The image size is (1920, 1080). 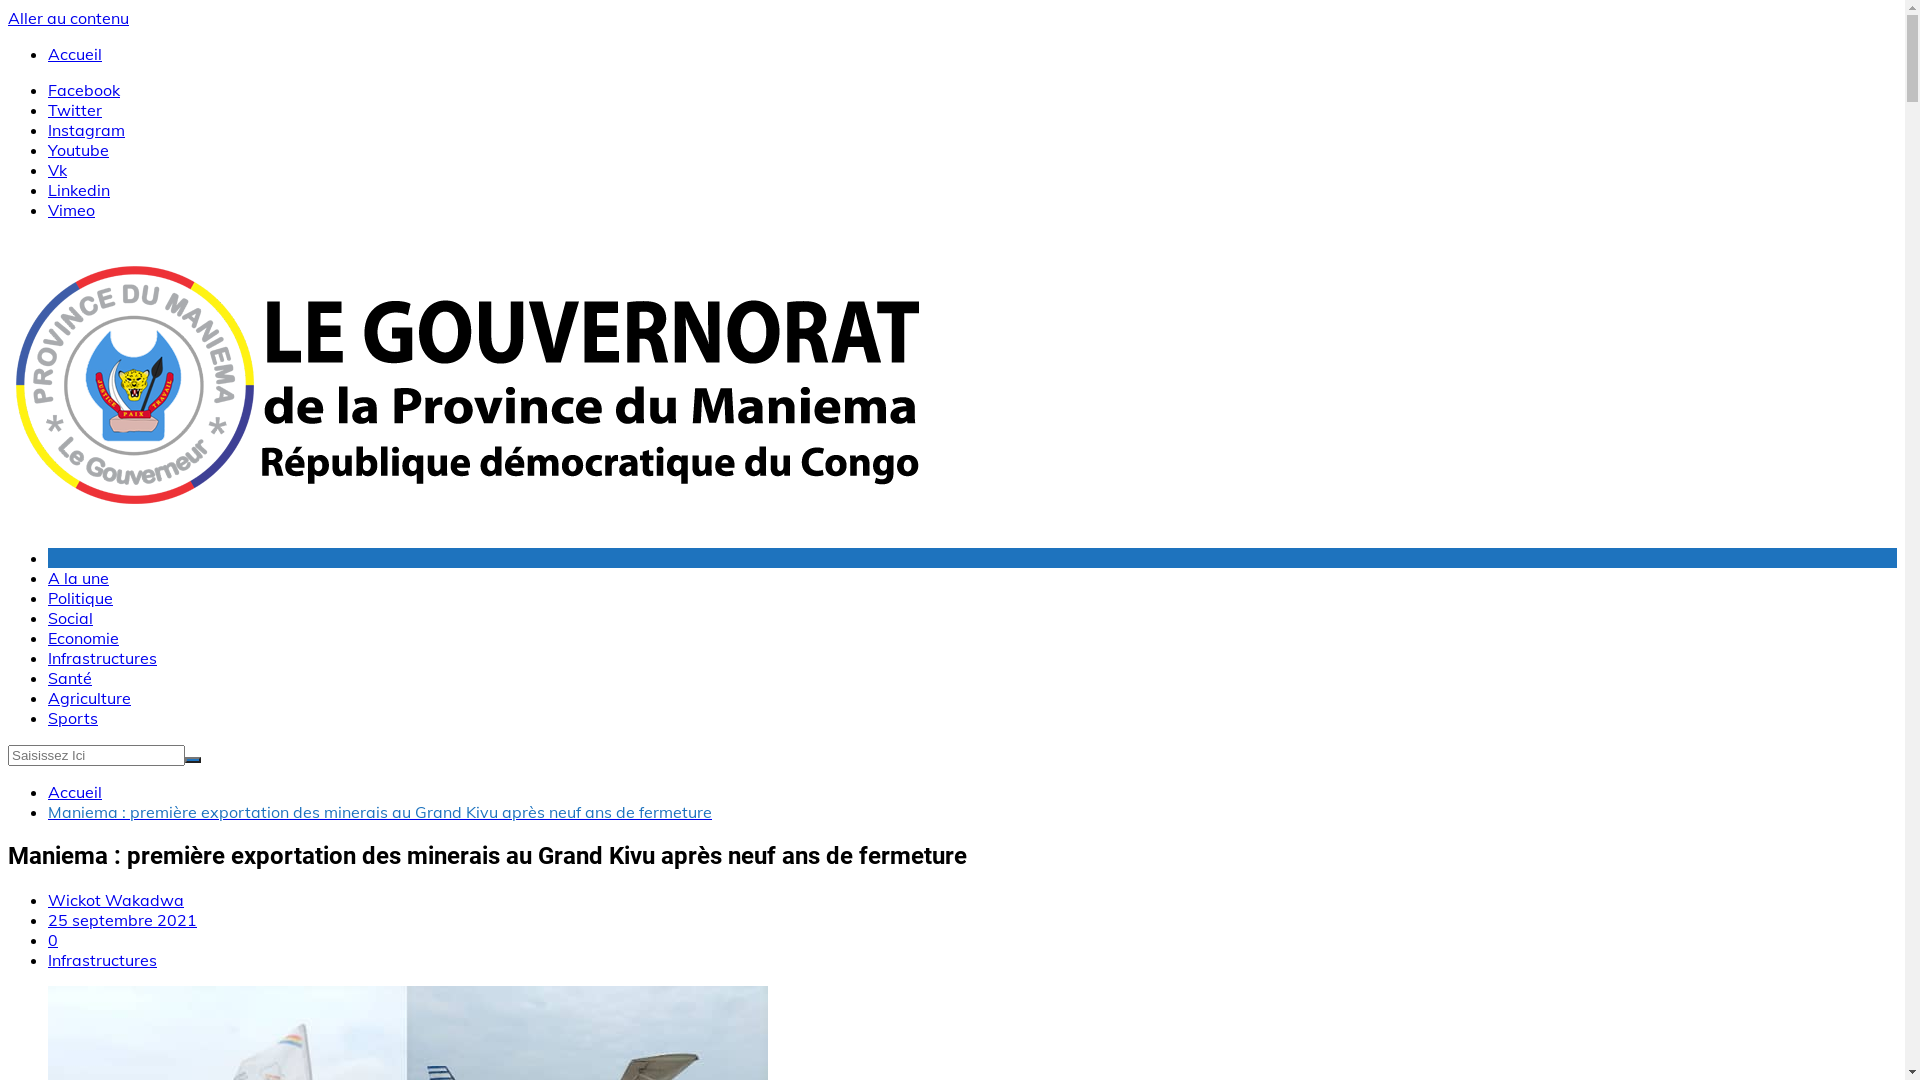 What do you see at coordinates (71, 209) in the screenshot?
I see `'Vimeo'` at bounding box center [71, 209].